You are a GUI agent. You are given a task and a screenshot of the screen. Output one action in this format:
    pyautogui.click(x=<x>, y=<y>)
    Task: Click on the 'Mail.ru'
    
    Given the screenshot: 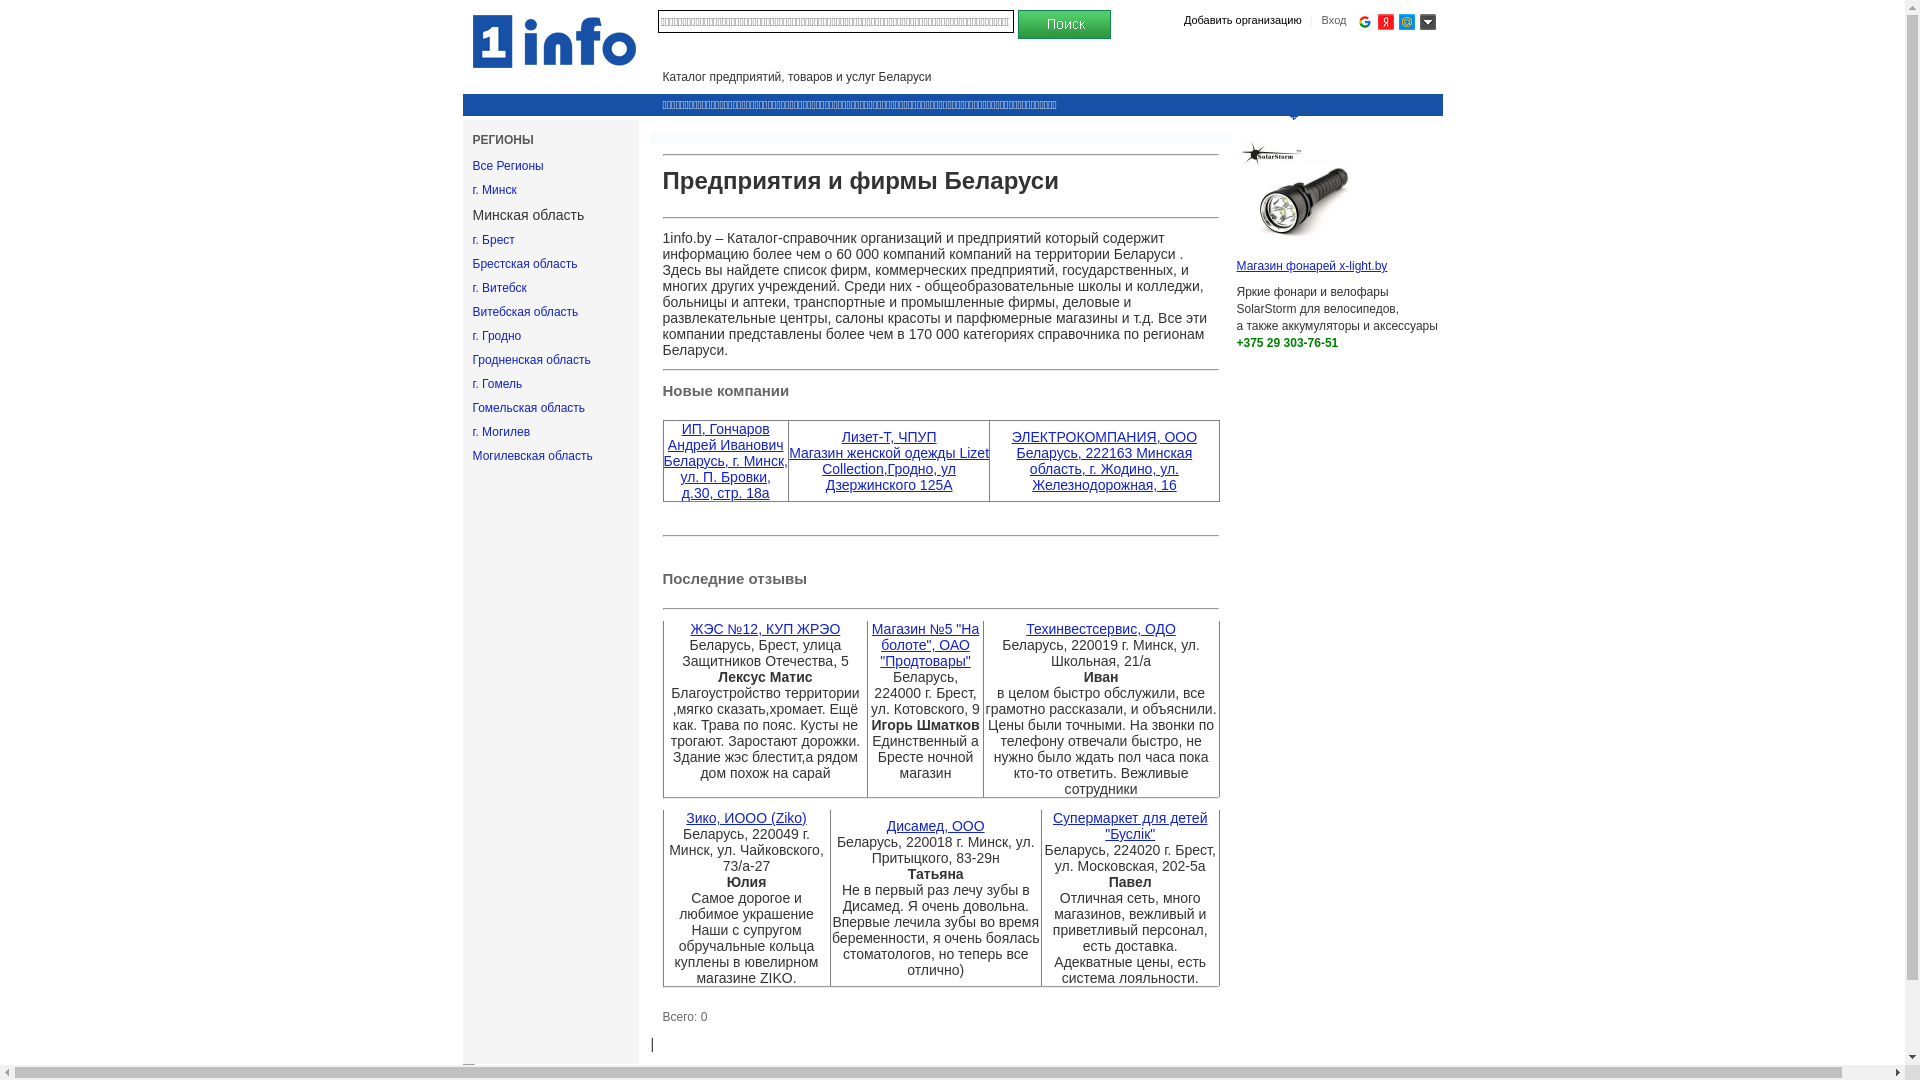 What is the action you would take?
    pyautogui.click(x=1405, y=22)
    